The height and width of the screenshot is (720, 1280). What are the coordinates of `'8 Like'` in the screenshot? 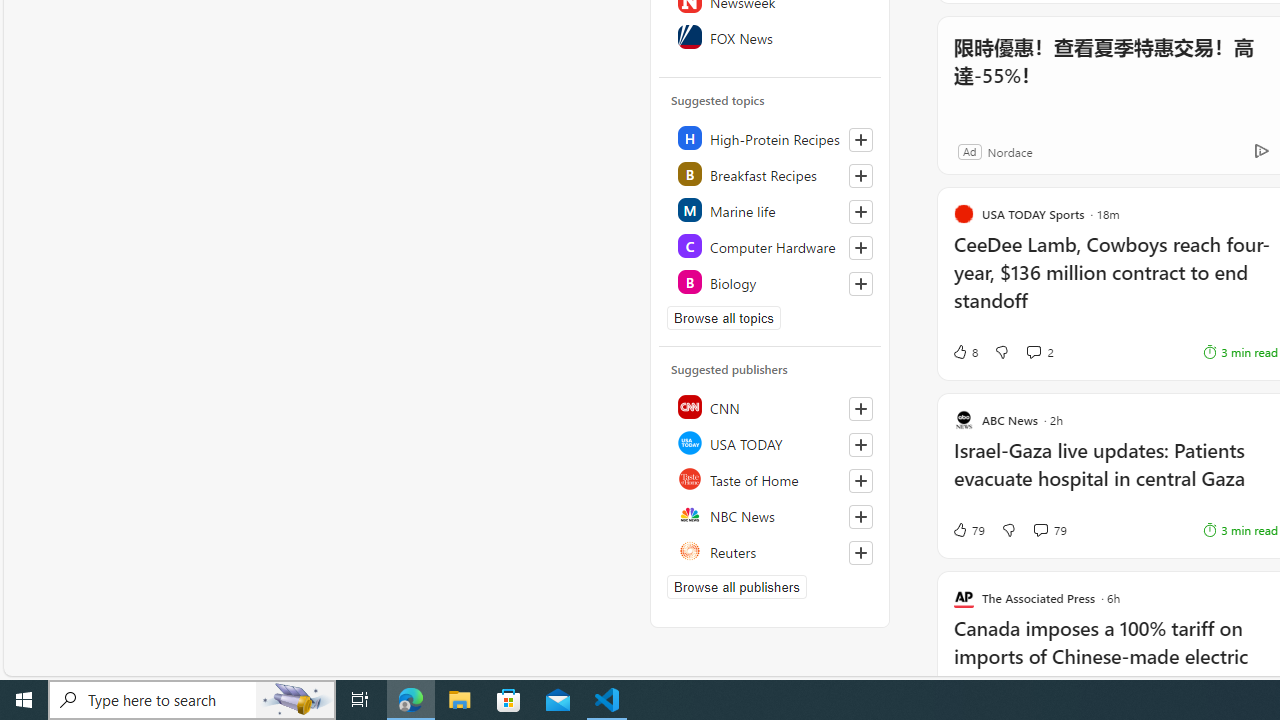 It's located at (964, 351).